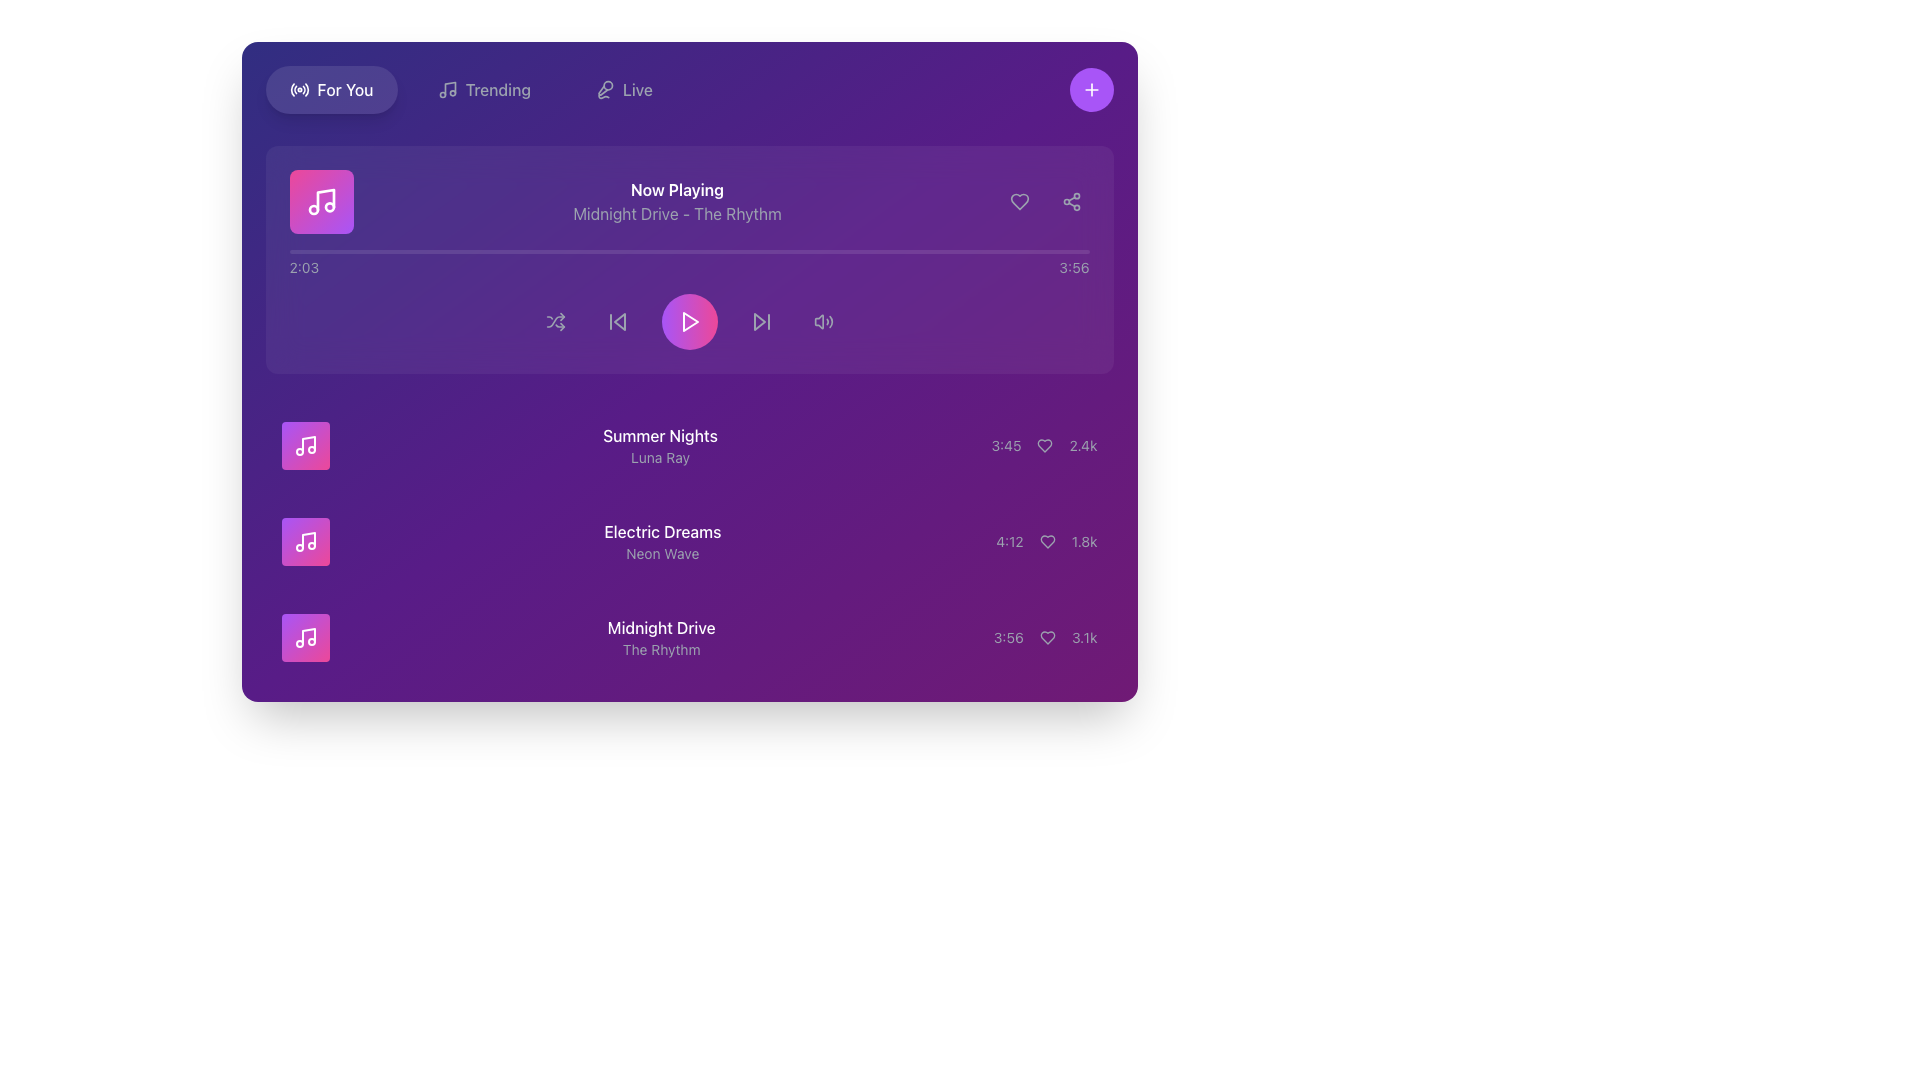 This screenshot has height=1080, width=1920. What do you see at coordinates (304, 542) in the screenshot?
I see `the music note icon with a gradient purple to pink square, which is the second icon in the vertical list under 'Now Playing'` at bounding box center [304, 542].